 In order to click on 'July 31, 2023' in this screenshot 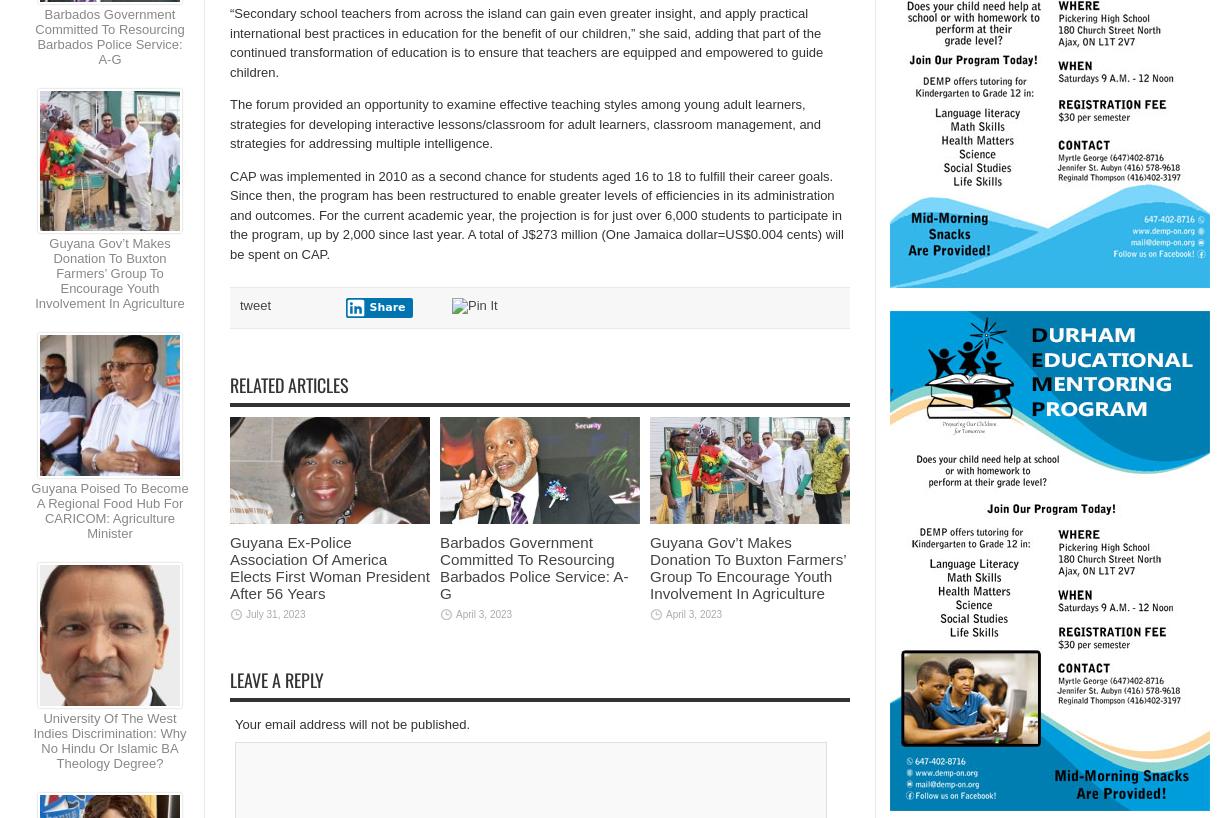, I will do `click(274, 612)`.